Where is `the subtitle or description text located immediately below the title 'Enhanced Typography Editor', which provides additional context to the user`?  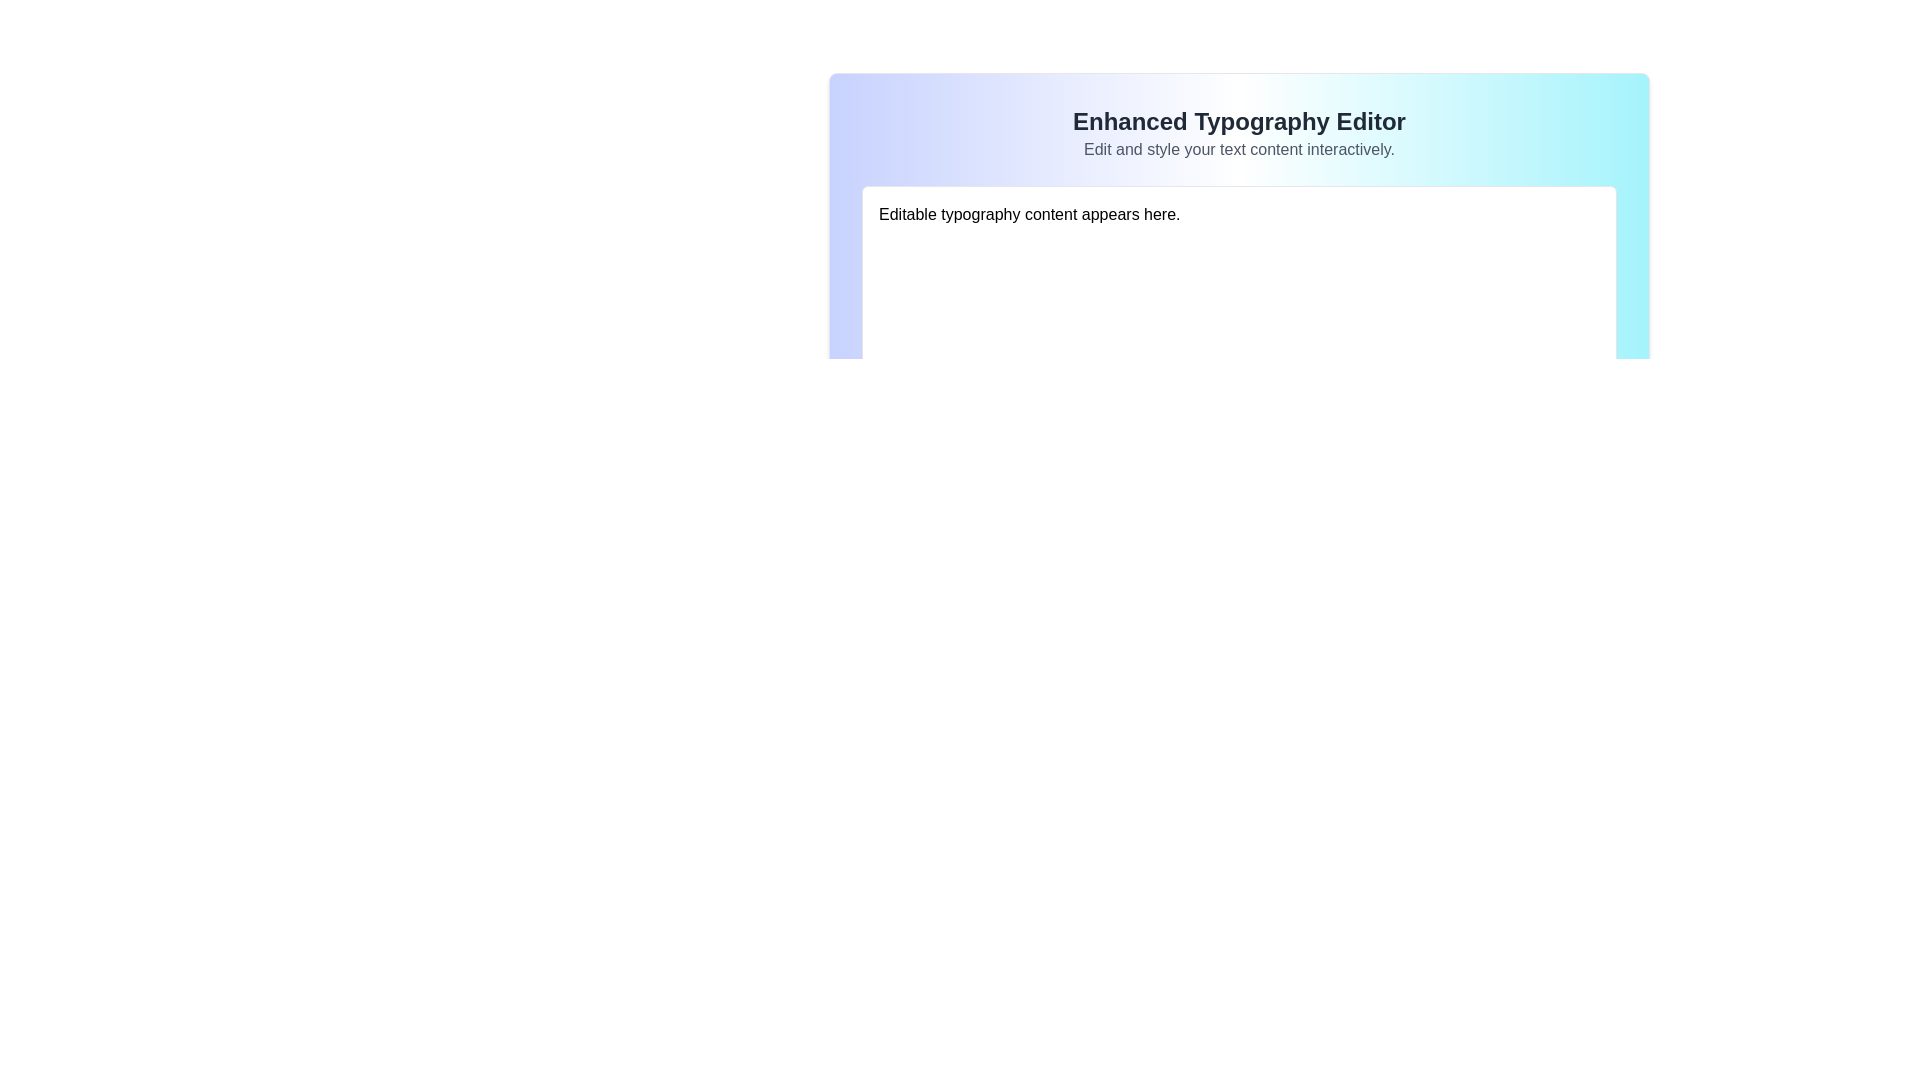
the subtitle or description text located immediately below the title 'Enhanced Typography Editor', which provides additional context to the user is located at coordinates (1238, 149).